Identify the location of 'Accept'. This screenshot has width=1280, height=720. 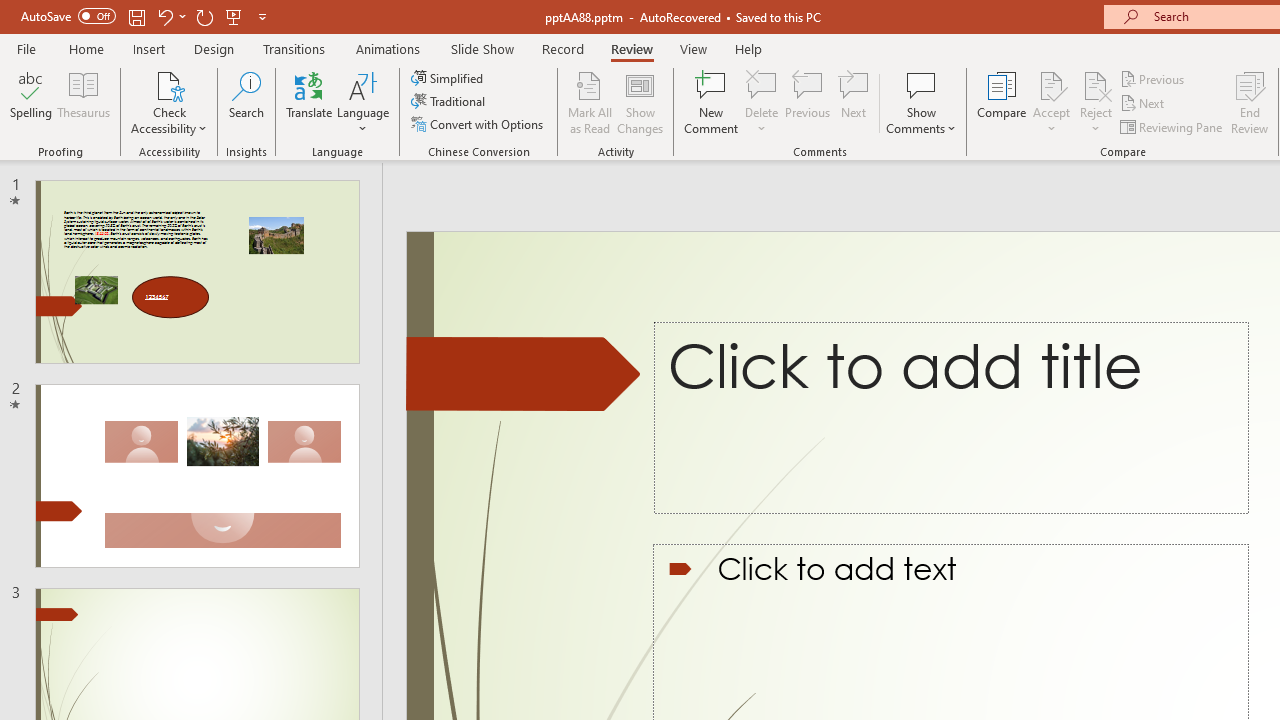
(1050, 103).